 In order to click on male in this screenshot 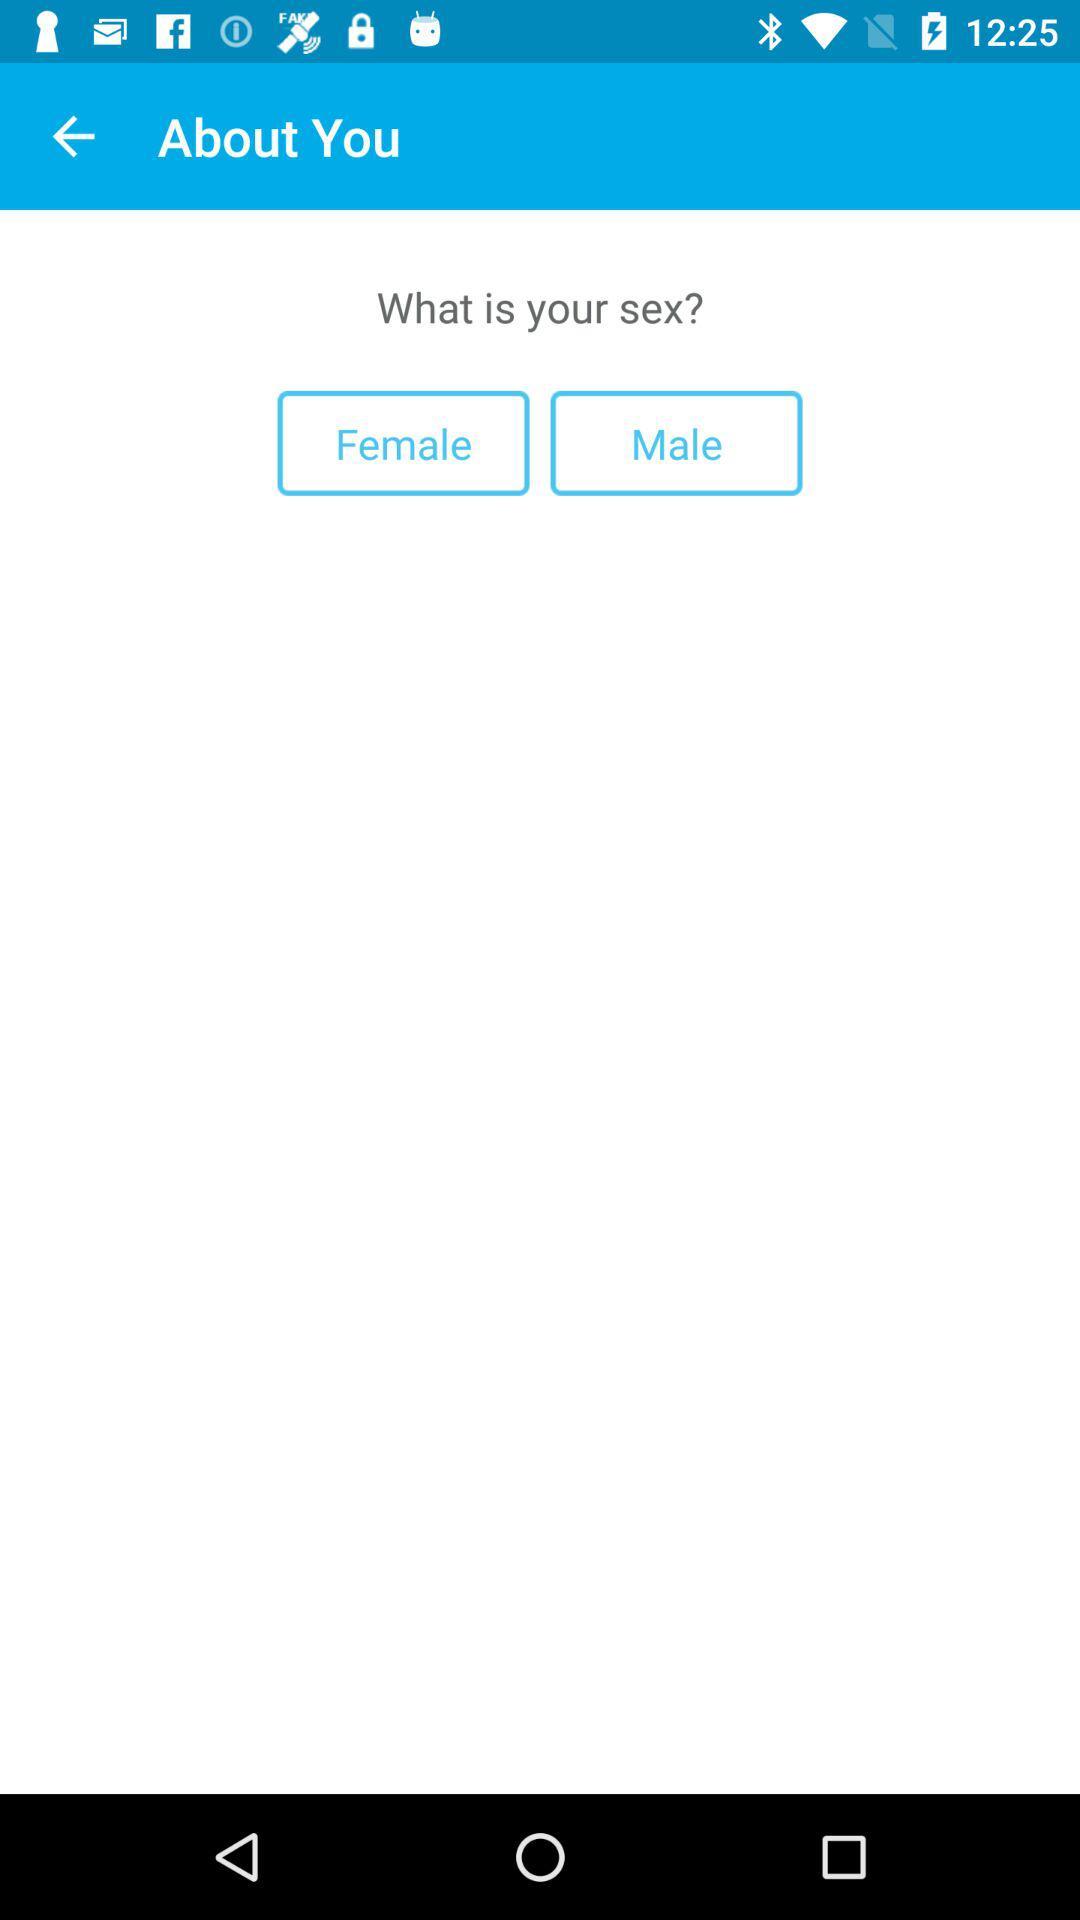, I will do `click(675, 442)`.